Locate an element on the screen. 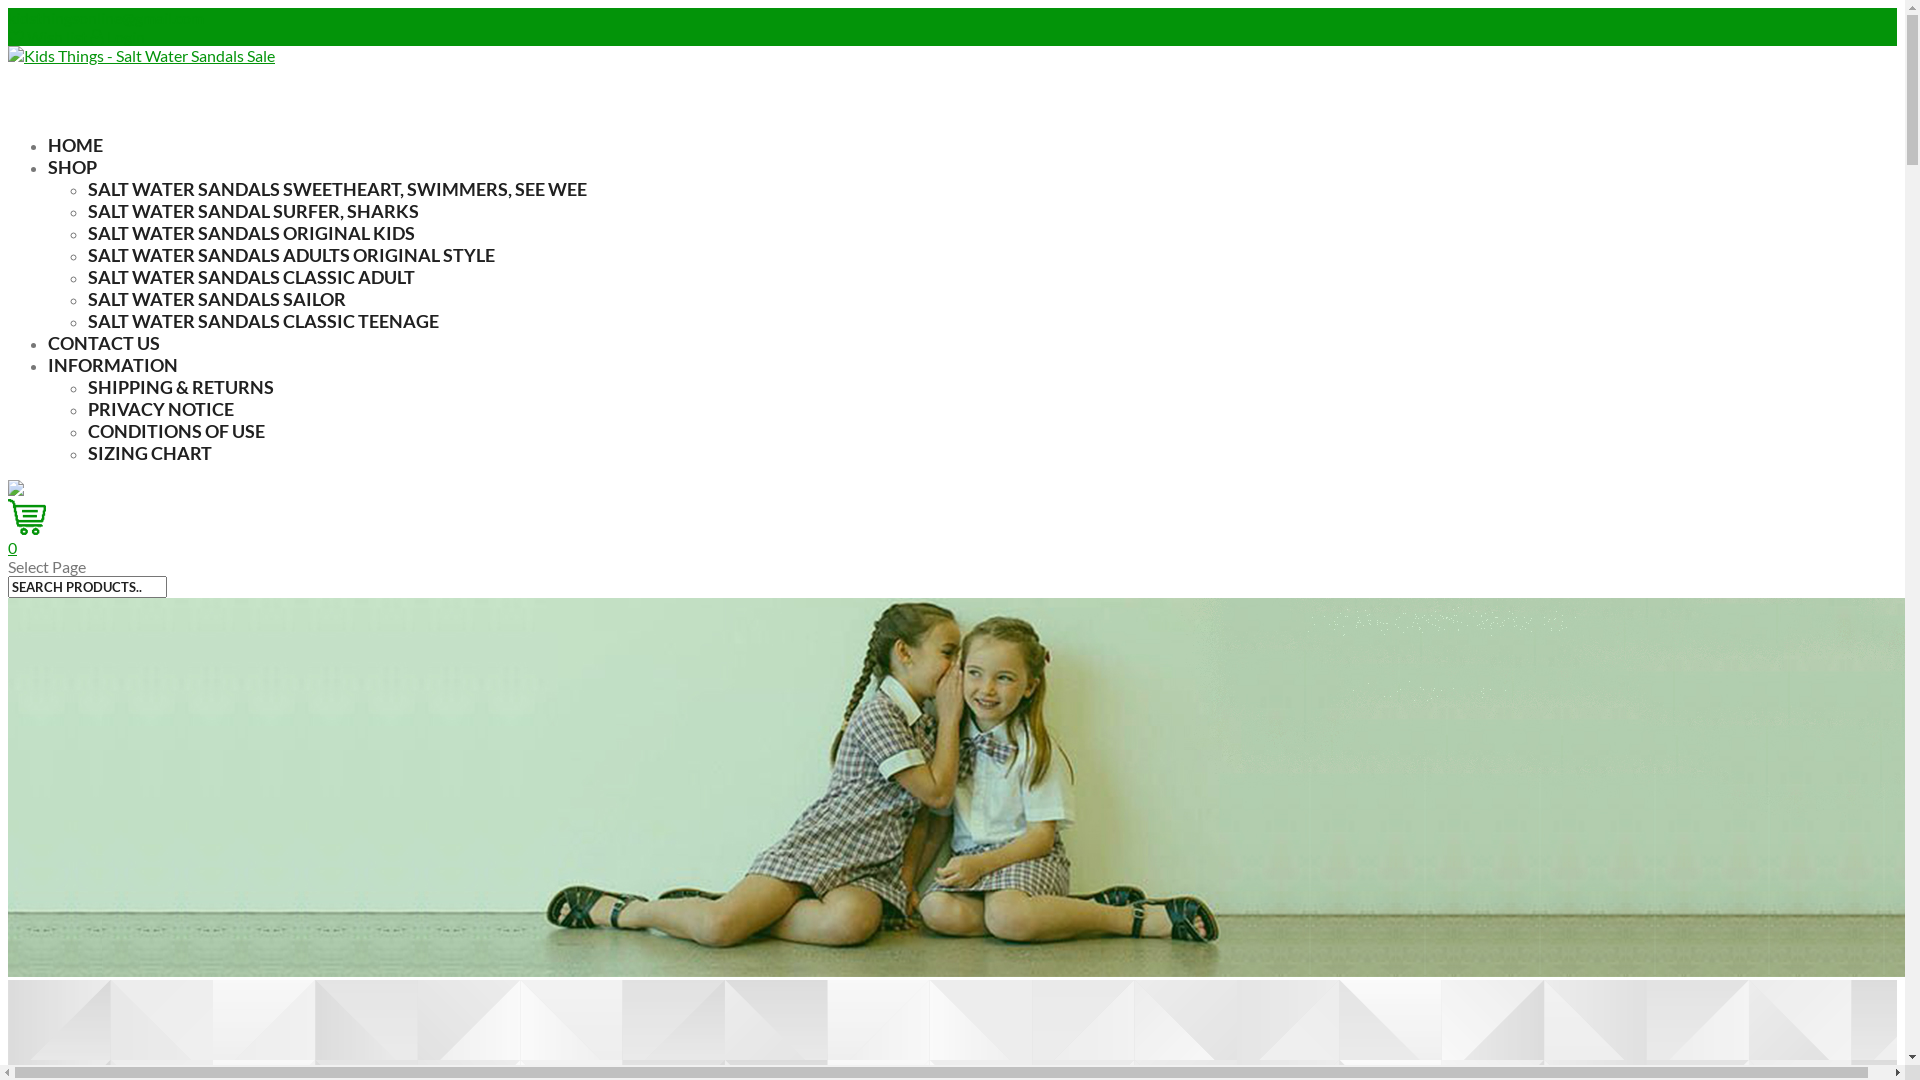  'SALT WATER SANDALS SAILOR' is located at coordinates (216, 299).